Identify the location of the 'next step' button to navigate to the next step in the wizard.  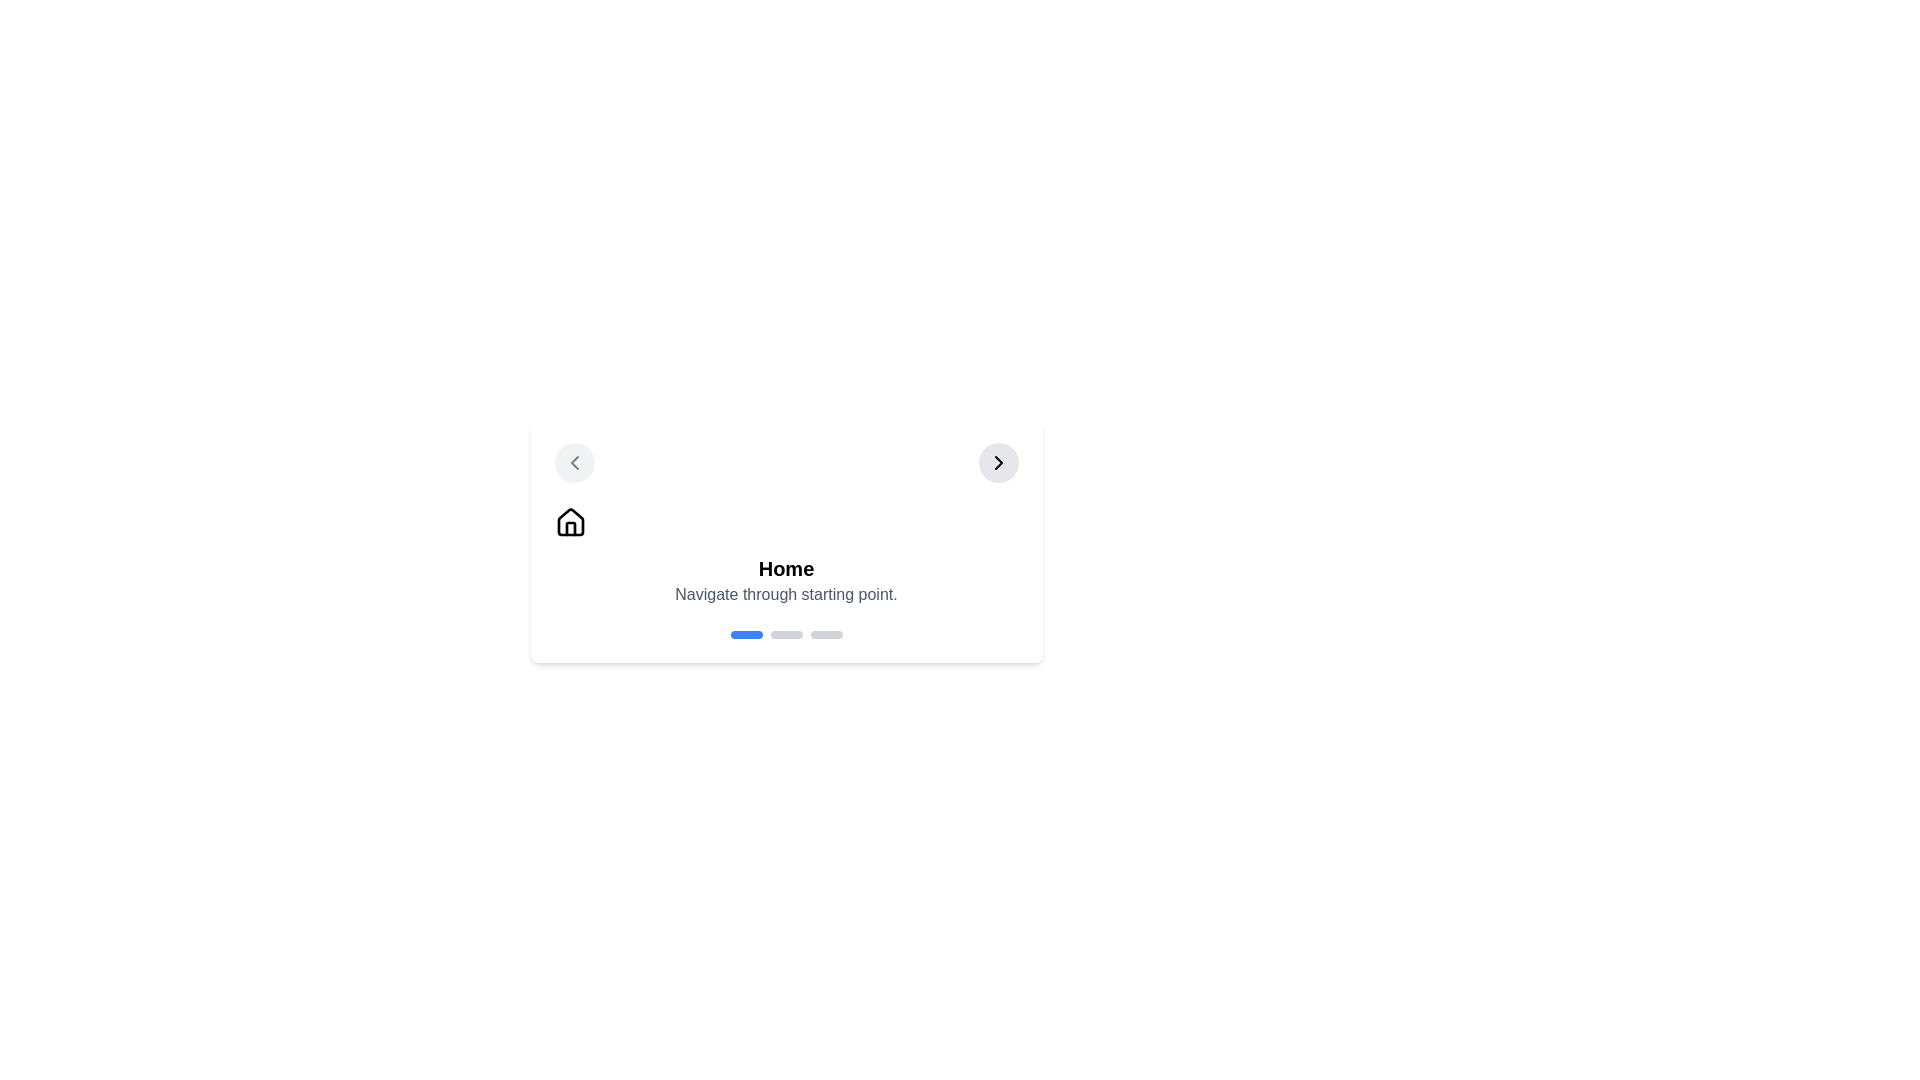
(998, 462).